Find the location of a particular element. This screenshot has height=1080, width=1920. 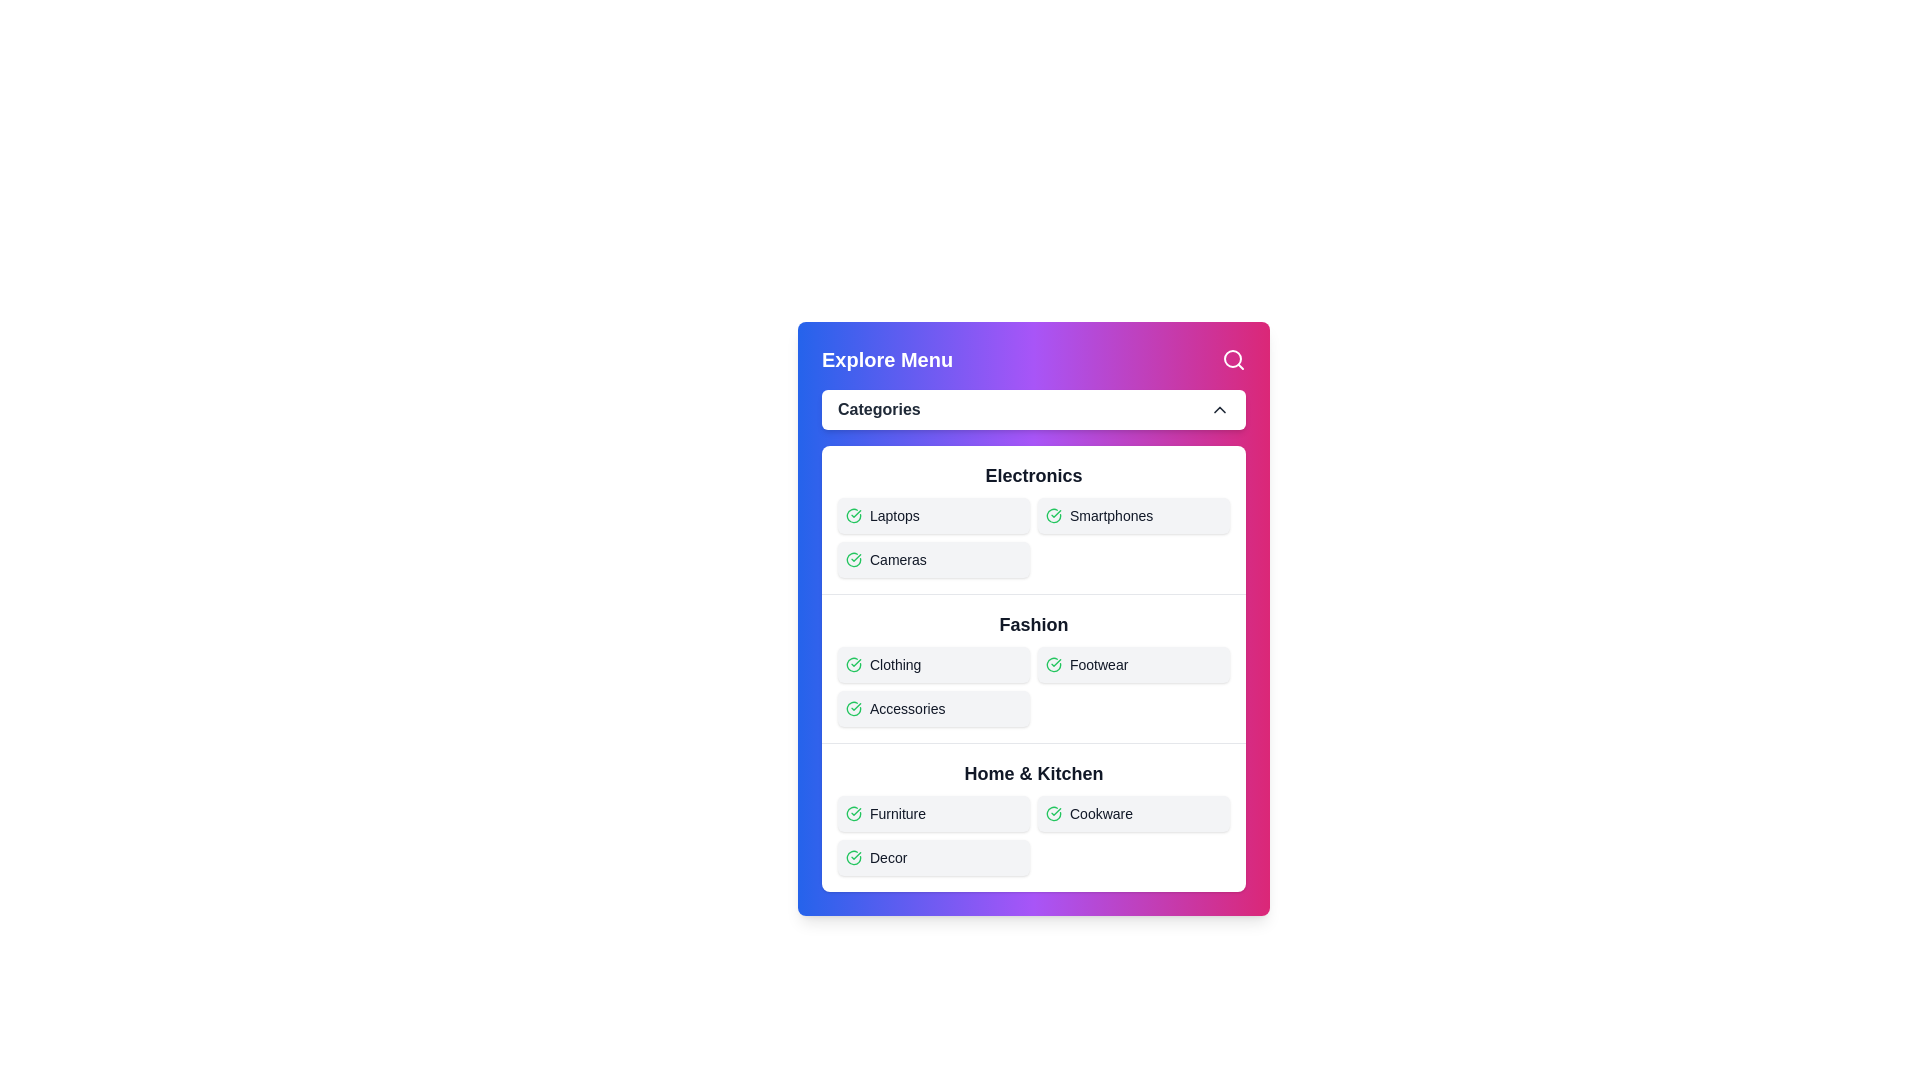

the Icon with a checkmark inside a circle that indicates the 'Smartphones' option is selected, located to the left of the 'Smartphones' label under the 'Electronics' category is located at coordinates (1053, 515).